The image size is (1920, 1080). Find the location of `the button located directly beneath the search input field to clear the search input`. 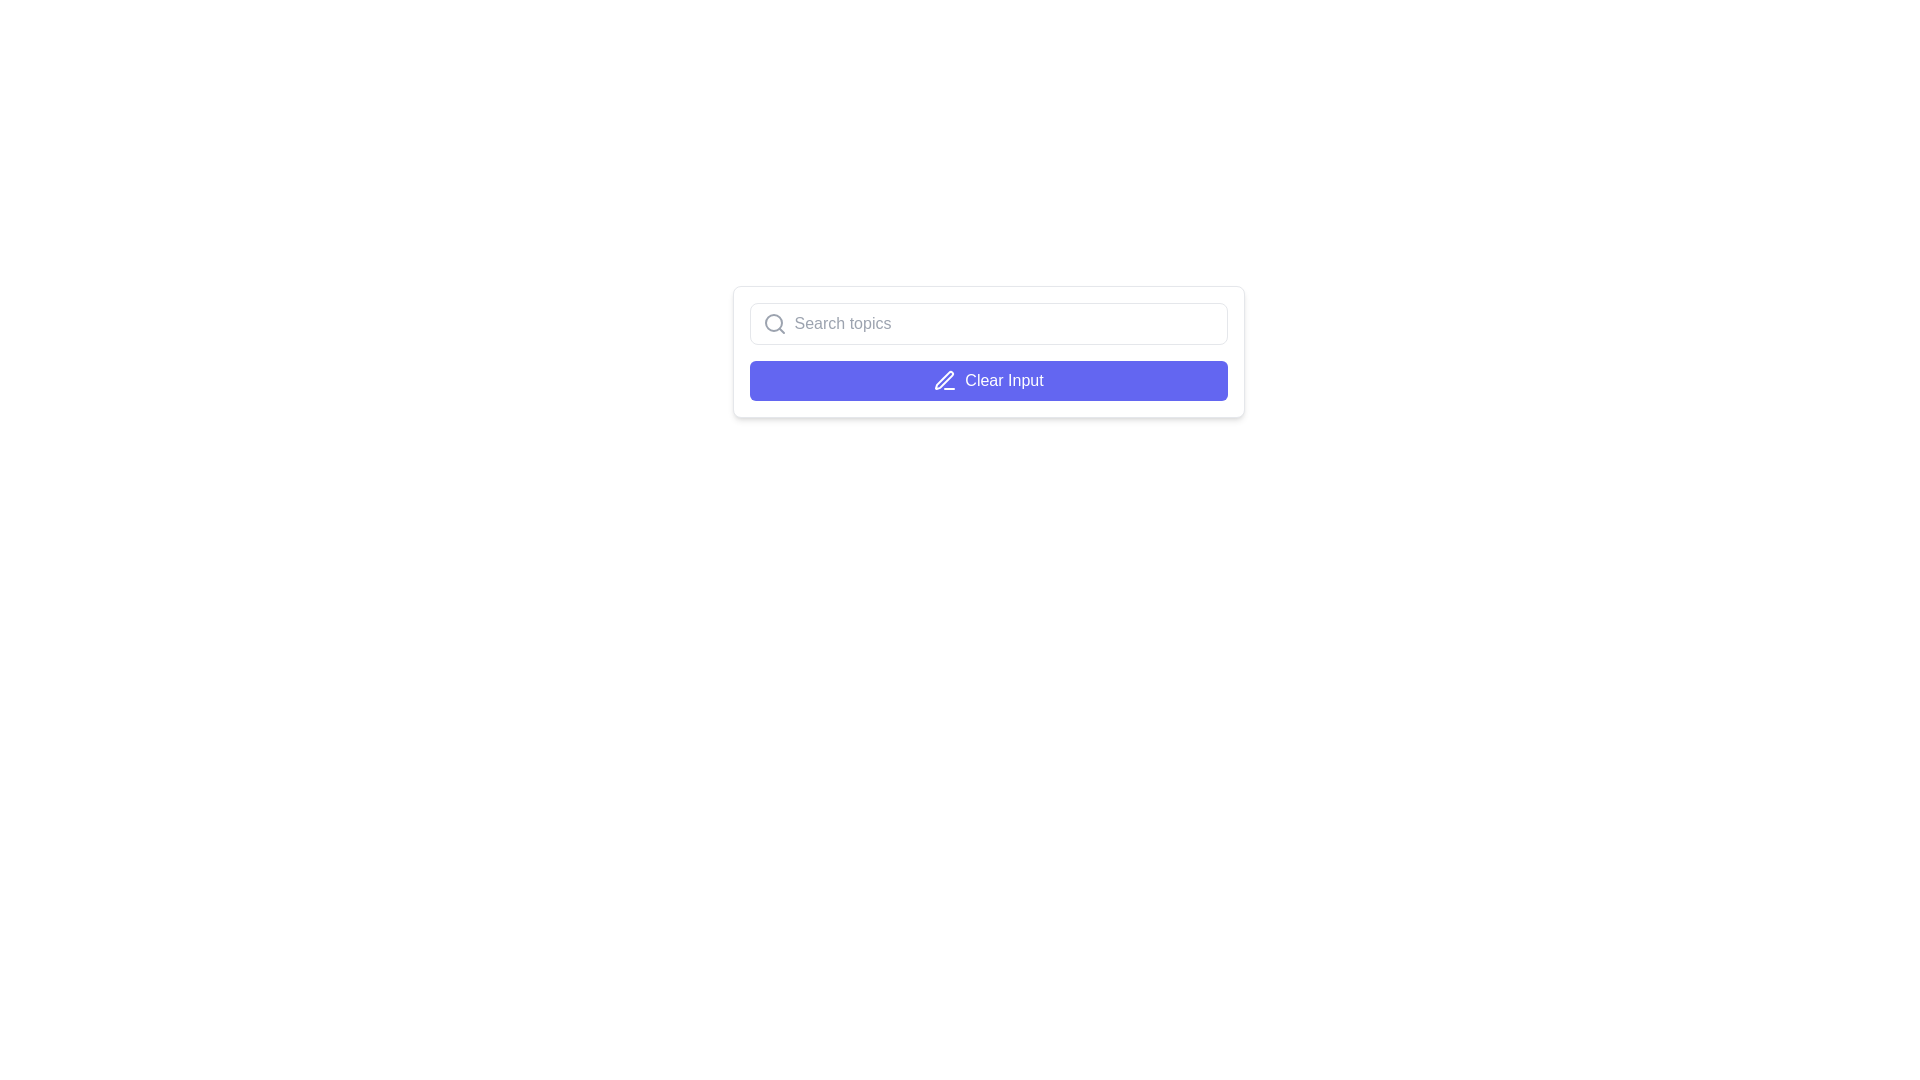

the button located directly beneath the search input field to clear the search input is located at coordinates (988, 350).